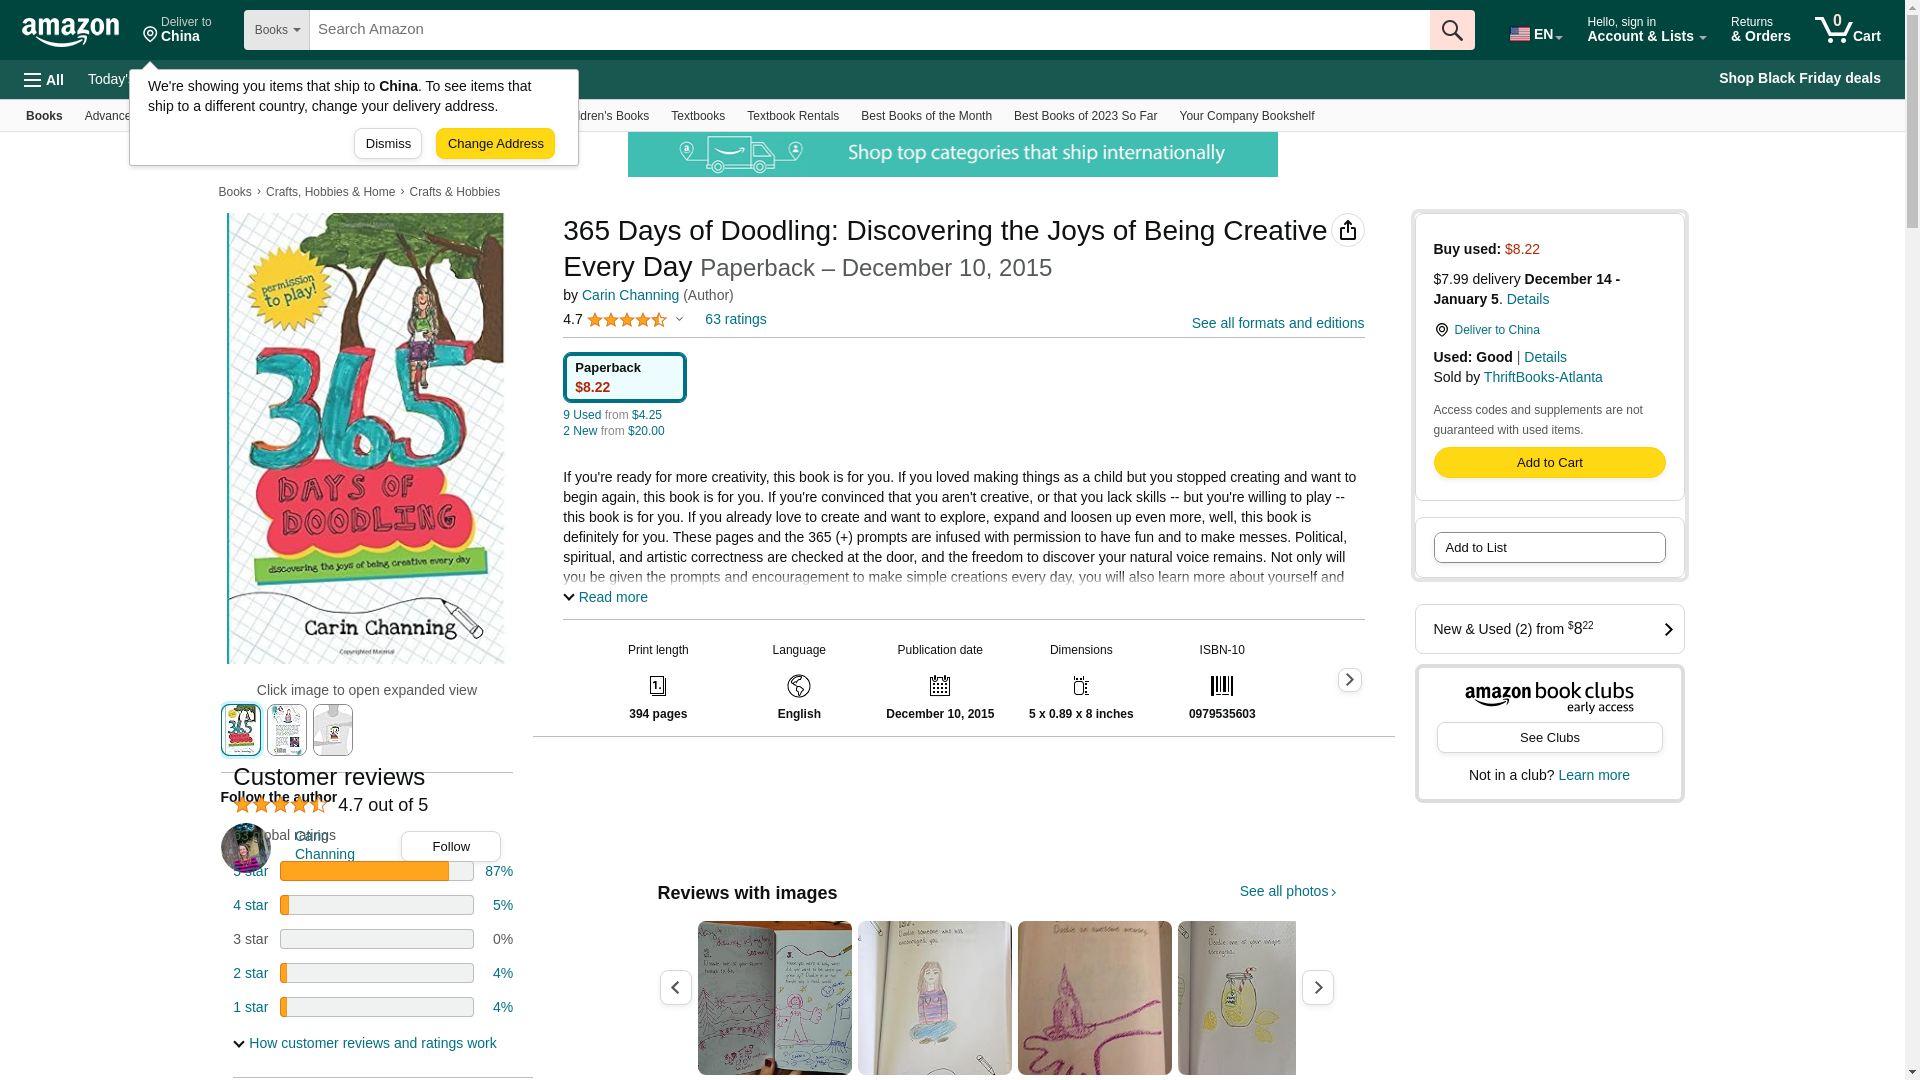  What do you see at coordinates (622, 318) in the screenshot?
I see `'4.7'` at bounding box center [622, 318].